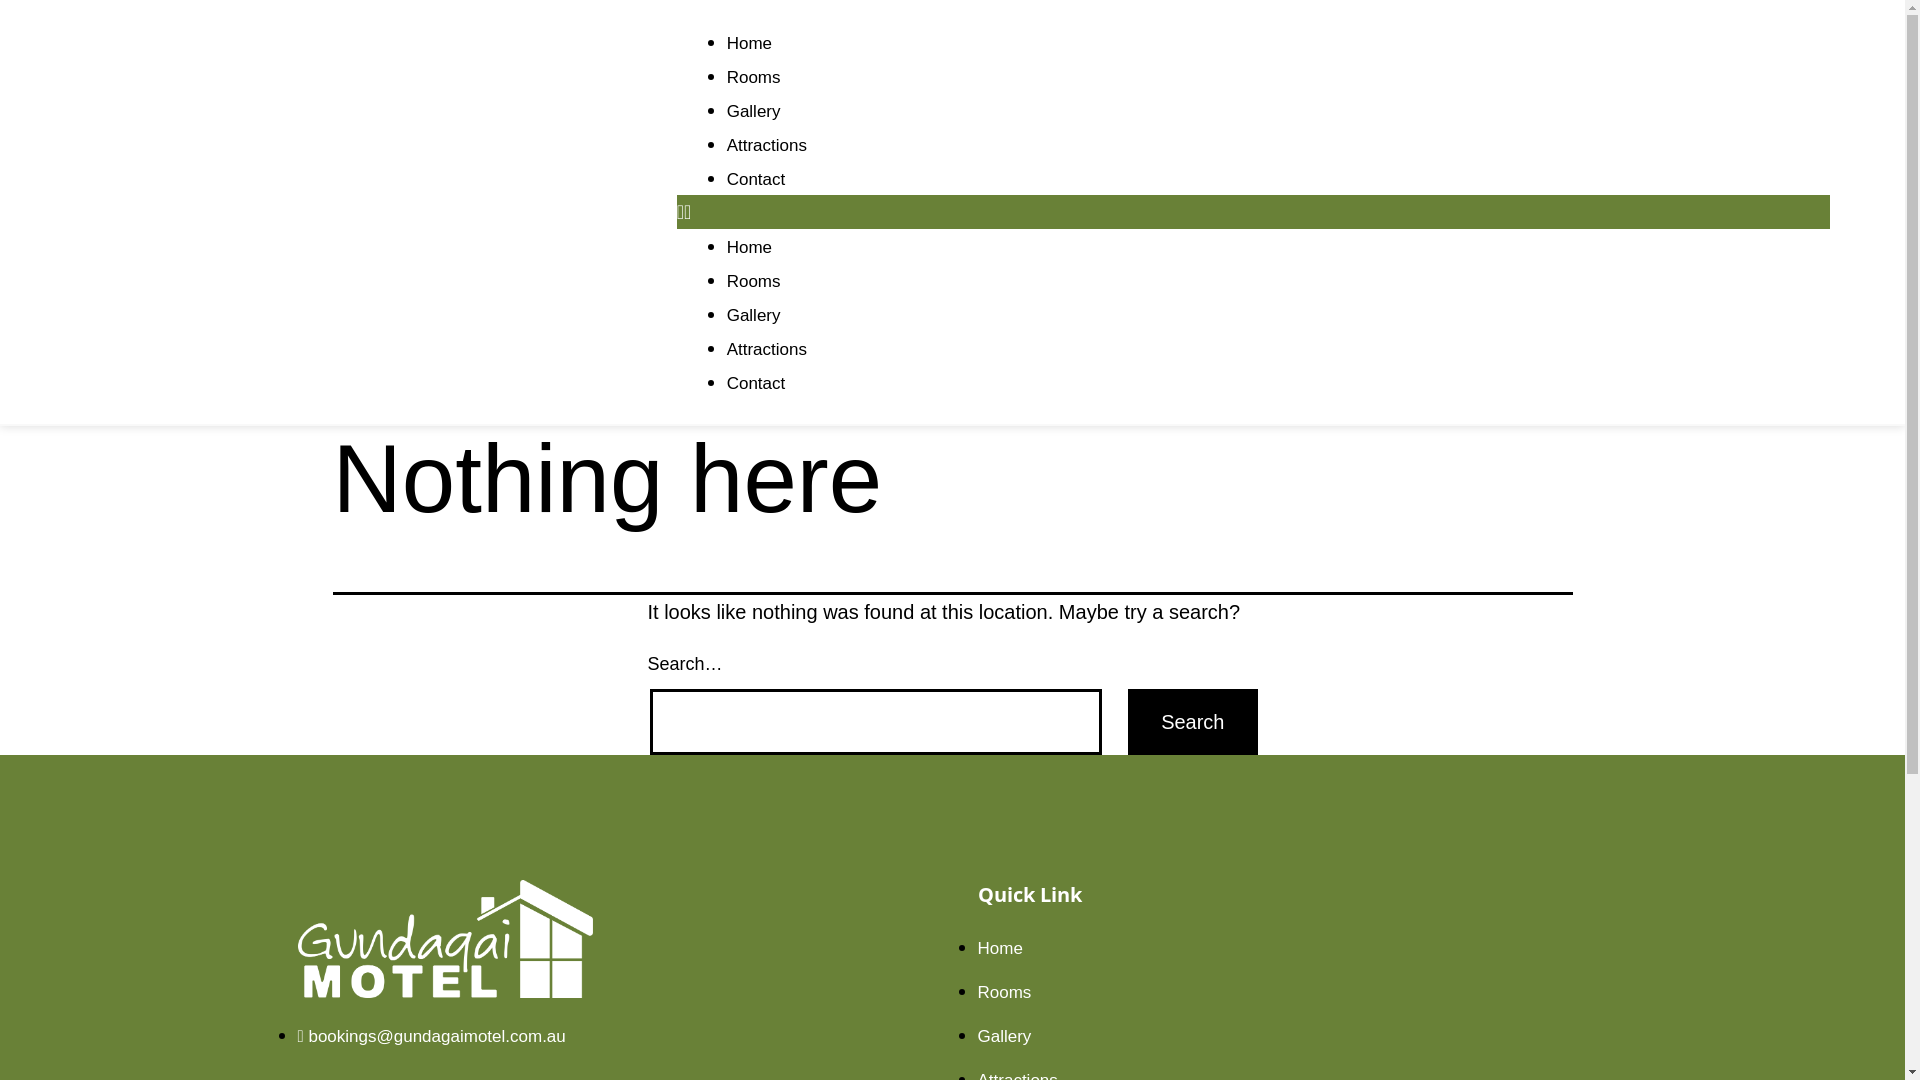 This screenshot has width=1920, height=1080. Describe the element at coordinates (766, 144) in the screenshot. I see `'Attractions'` at that location.